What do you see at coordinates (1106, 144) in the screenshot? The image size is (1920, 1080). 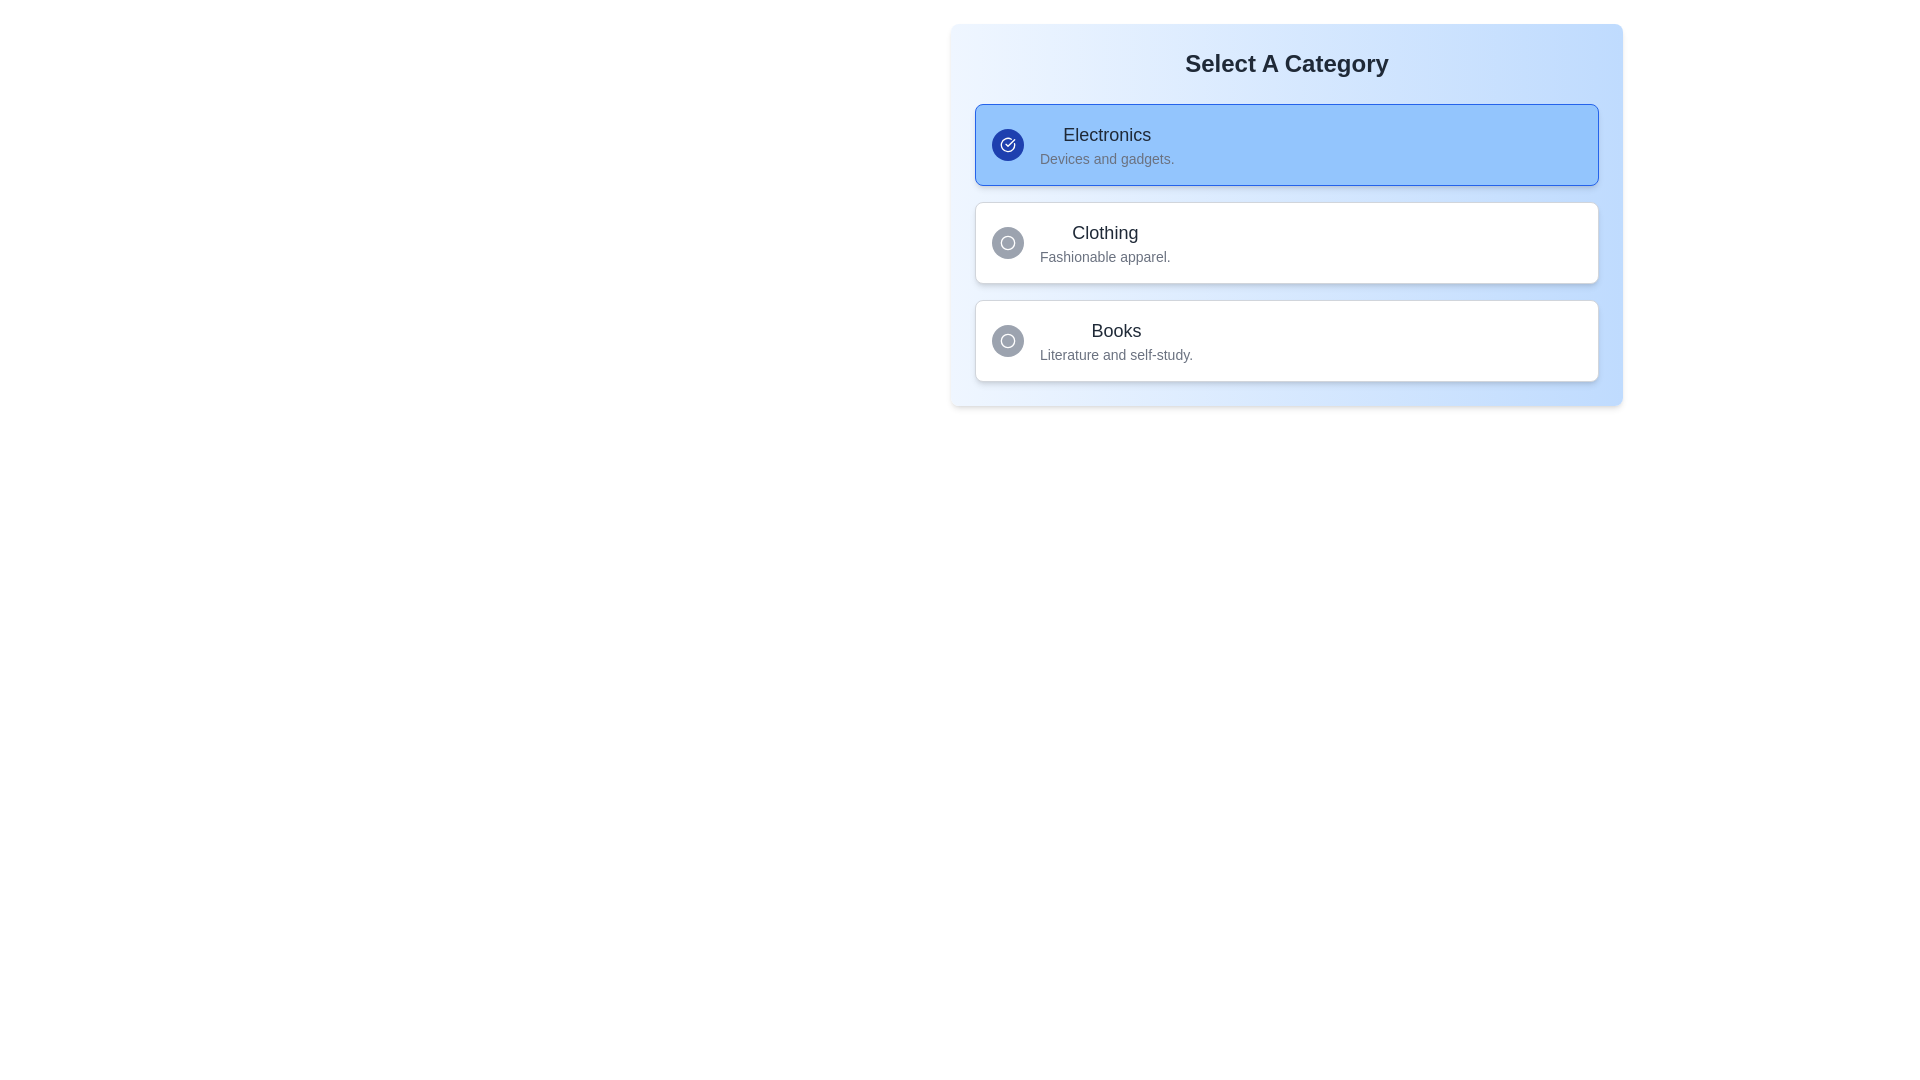 I see `the 'Electronics' category title text block, which includes the description 'Devices and gadgets.' This element is the topmost in a vertical list of cards, used for categorization` at bounding box center [1106, 144].